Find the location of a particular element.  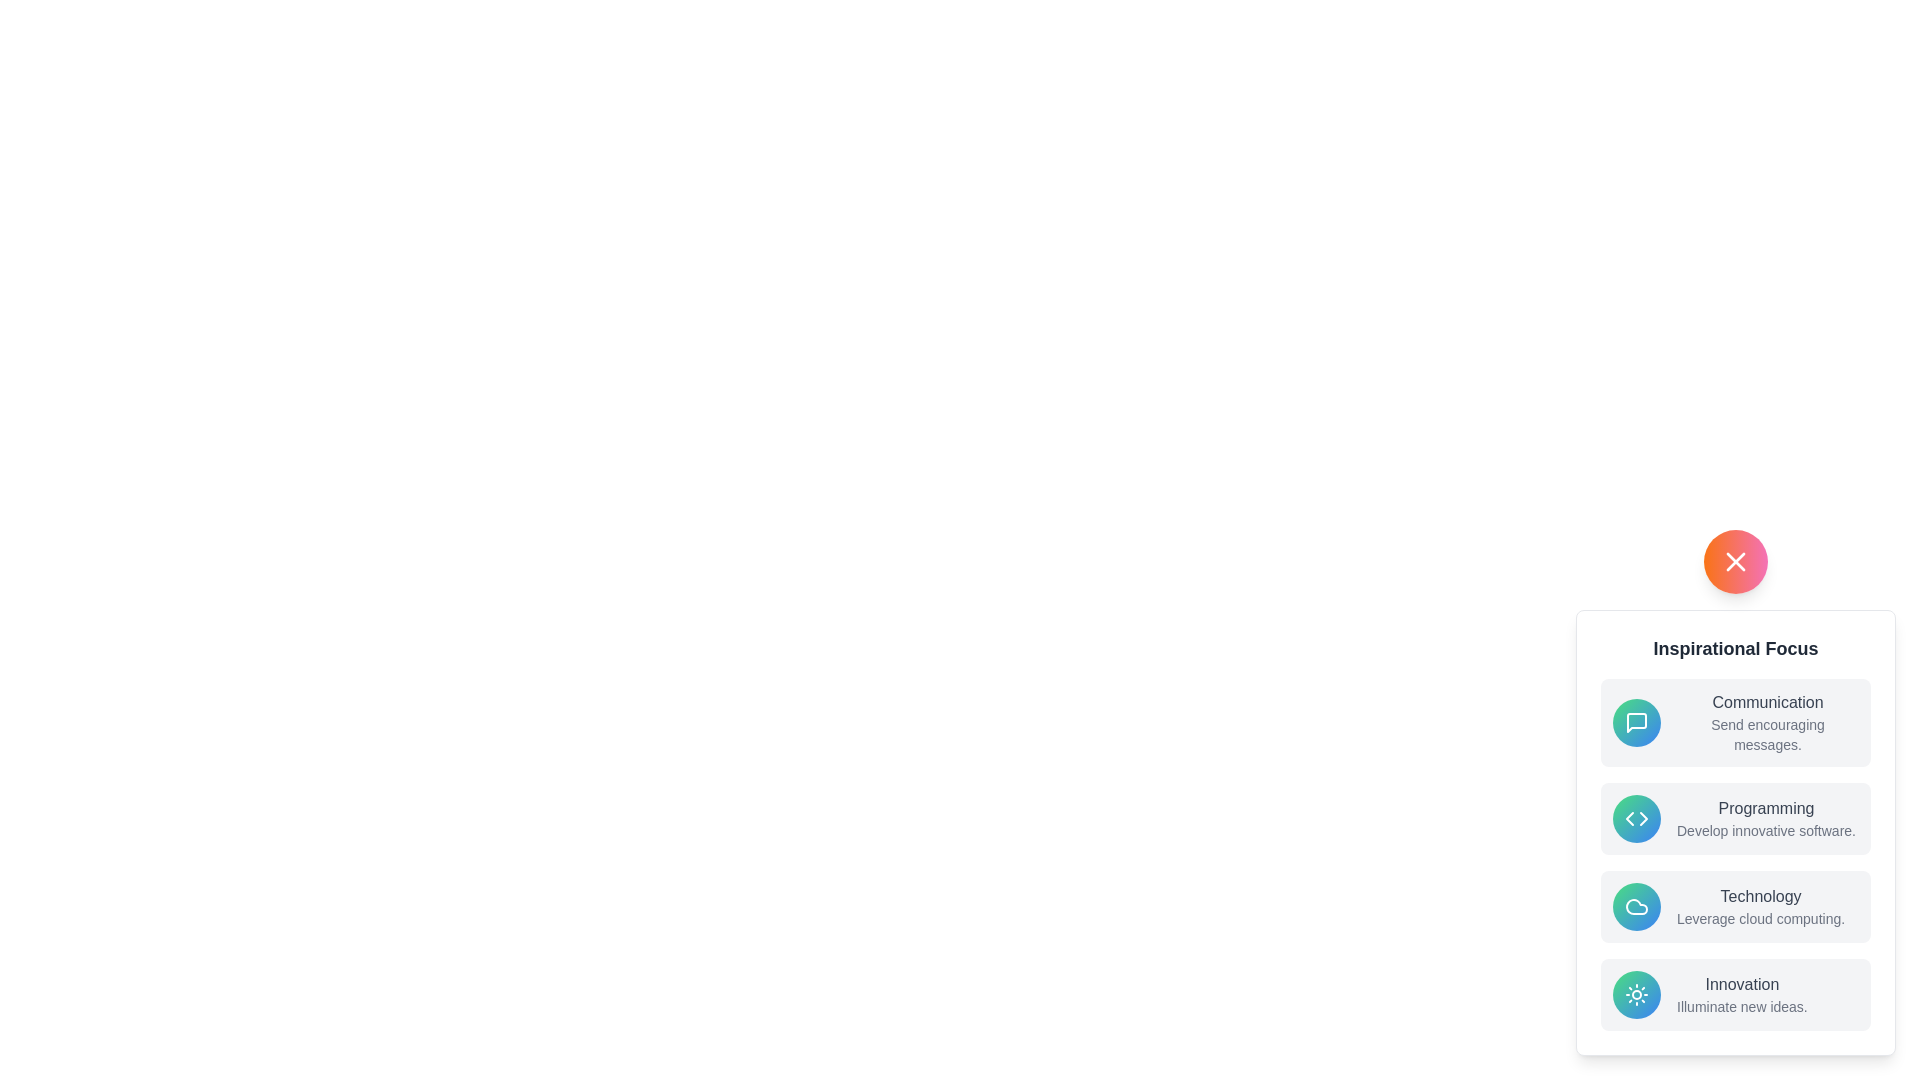

the Communication menu item is located at coordinates (1735, 722).